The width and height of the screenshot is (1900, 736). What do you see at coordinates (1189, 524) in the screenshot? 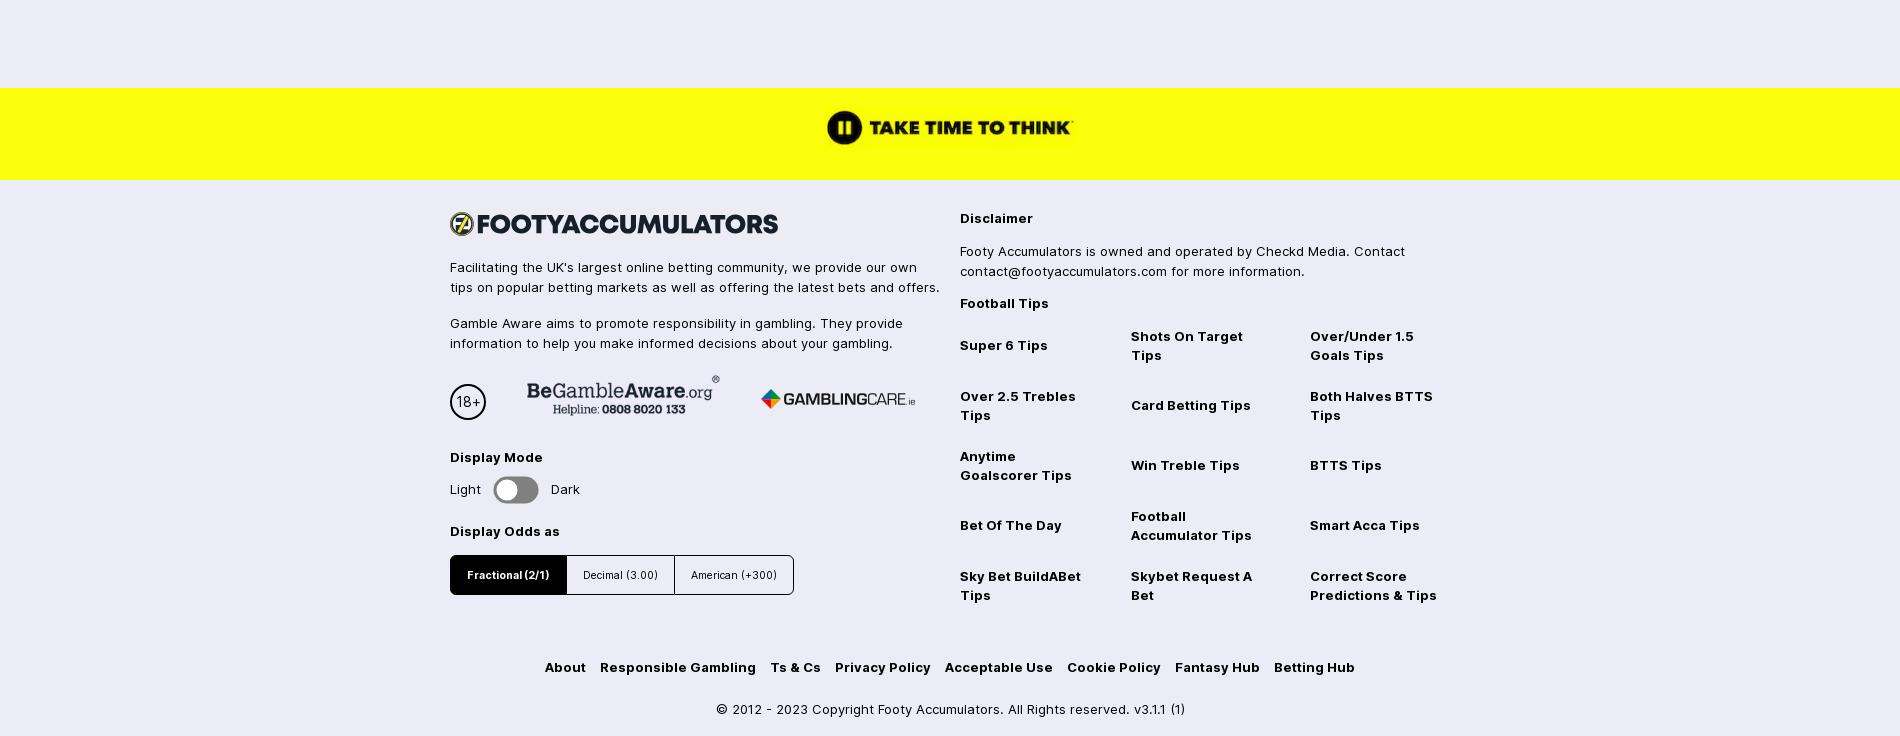
I see `'Football Accumulator Tips'` at bounding box center [1189, 524].